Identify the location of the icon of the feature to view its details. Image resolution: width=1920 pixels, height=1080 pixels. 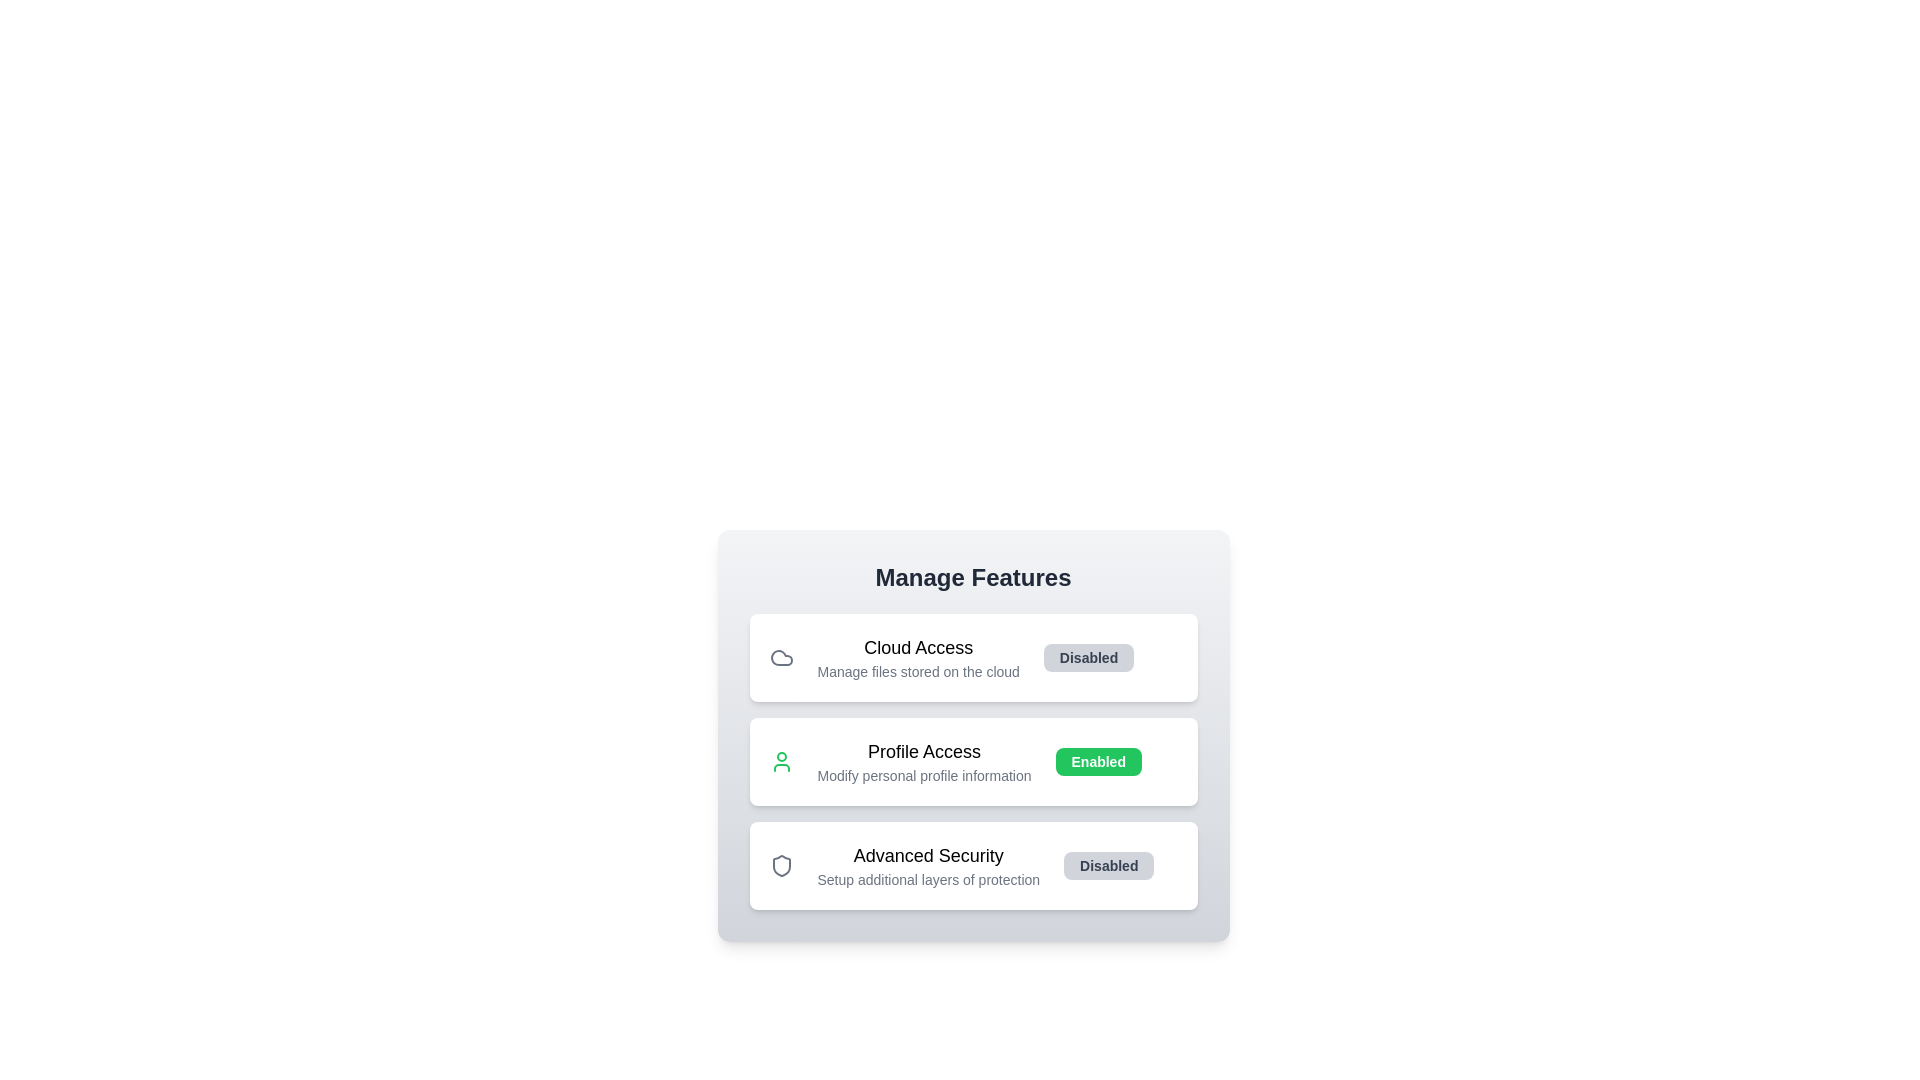
(780, 658).